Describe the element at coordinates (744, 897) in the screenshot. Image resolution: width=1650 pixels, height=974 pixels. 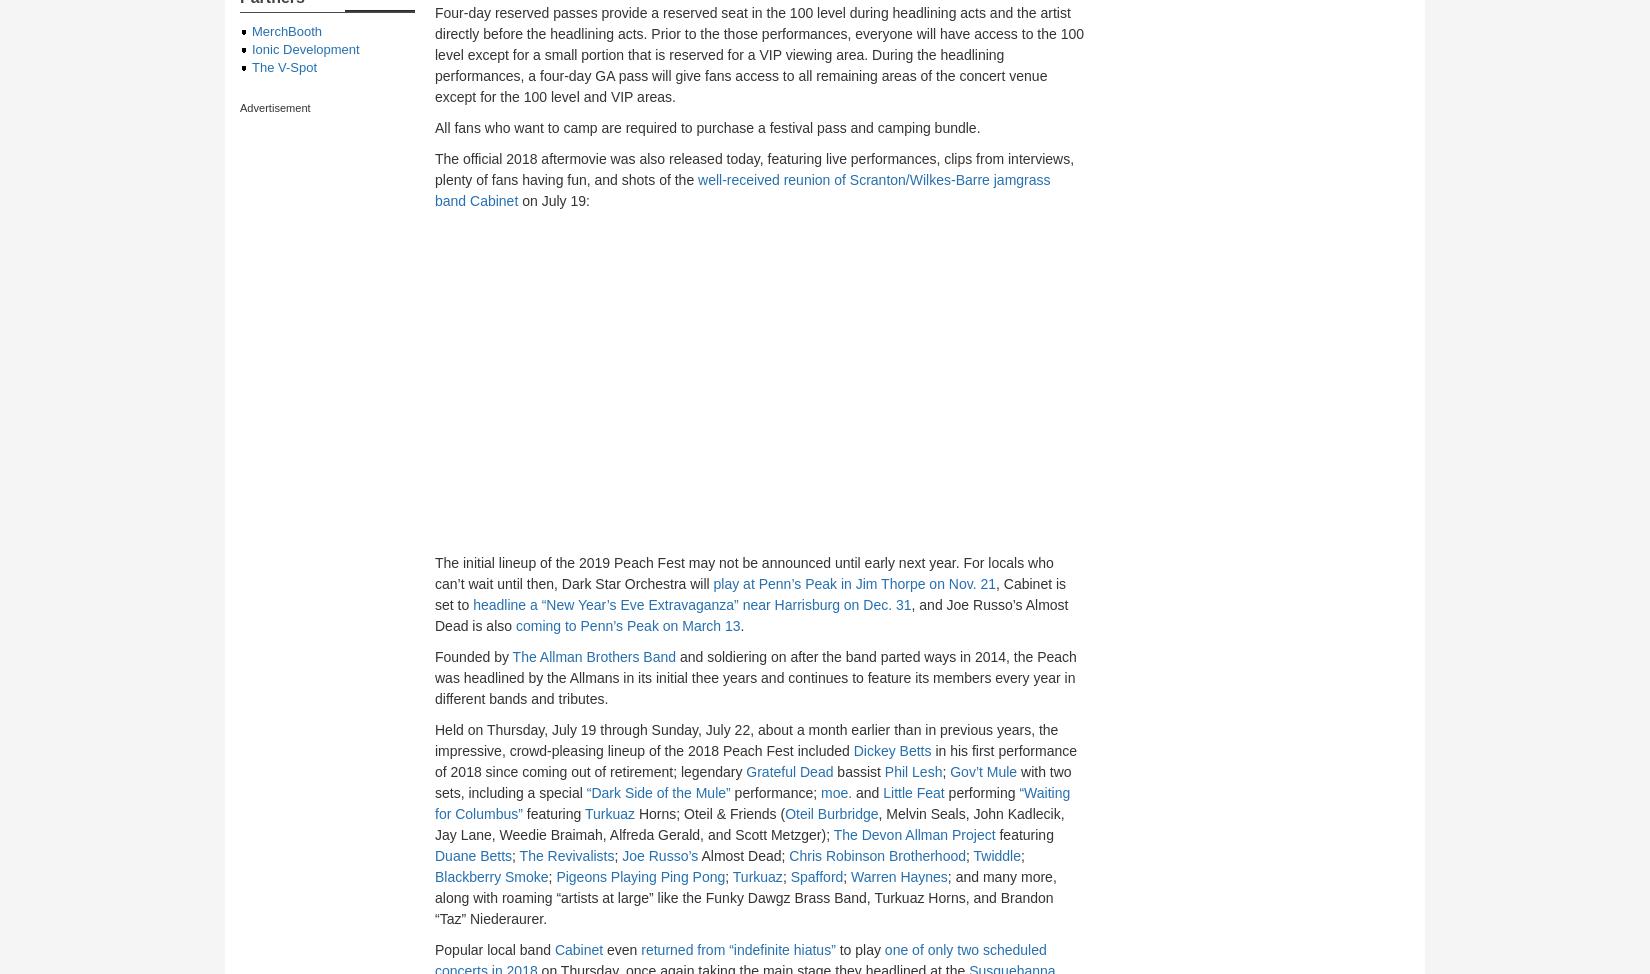
I see `'; and many more, along with roaming “artists at large” like the Funky Dawgz Brass Band, Turkuaz Horns, and Brandon “Taz” Niederaurer.'` at that location.